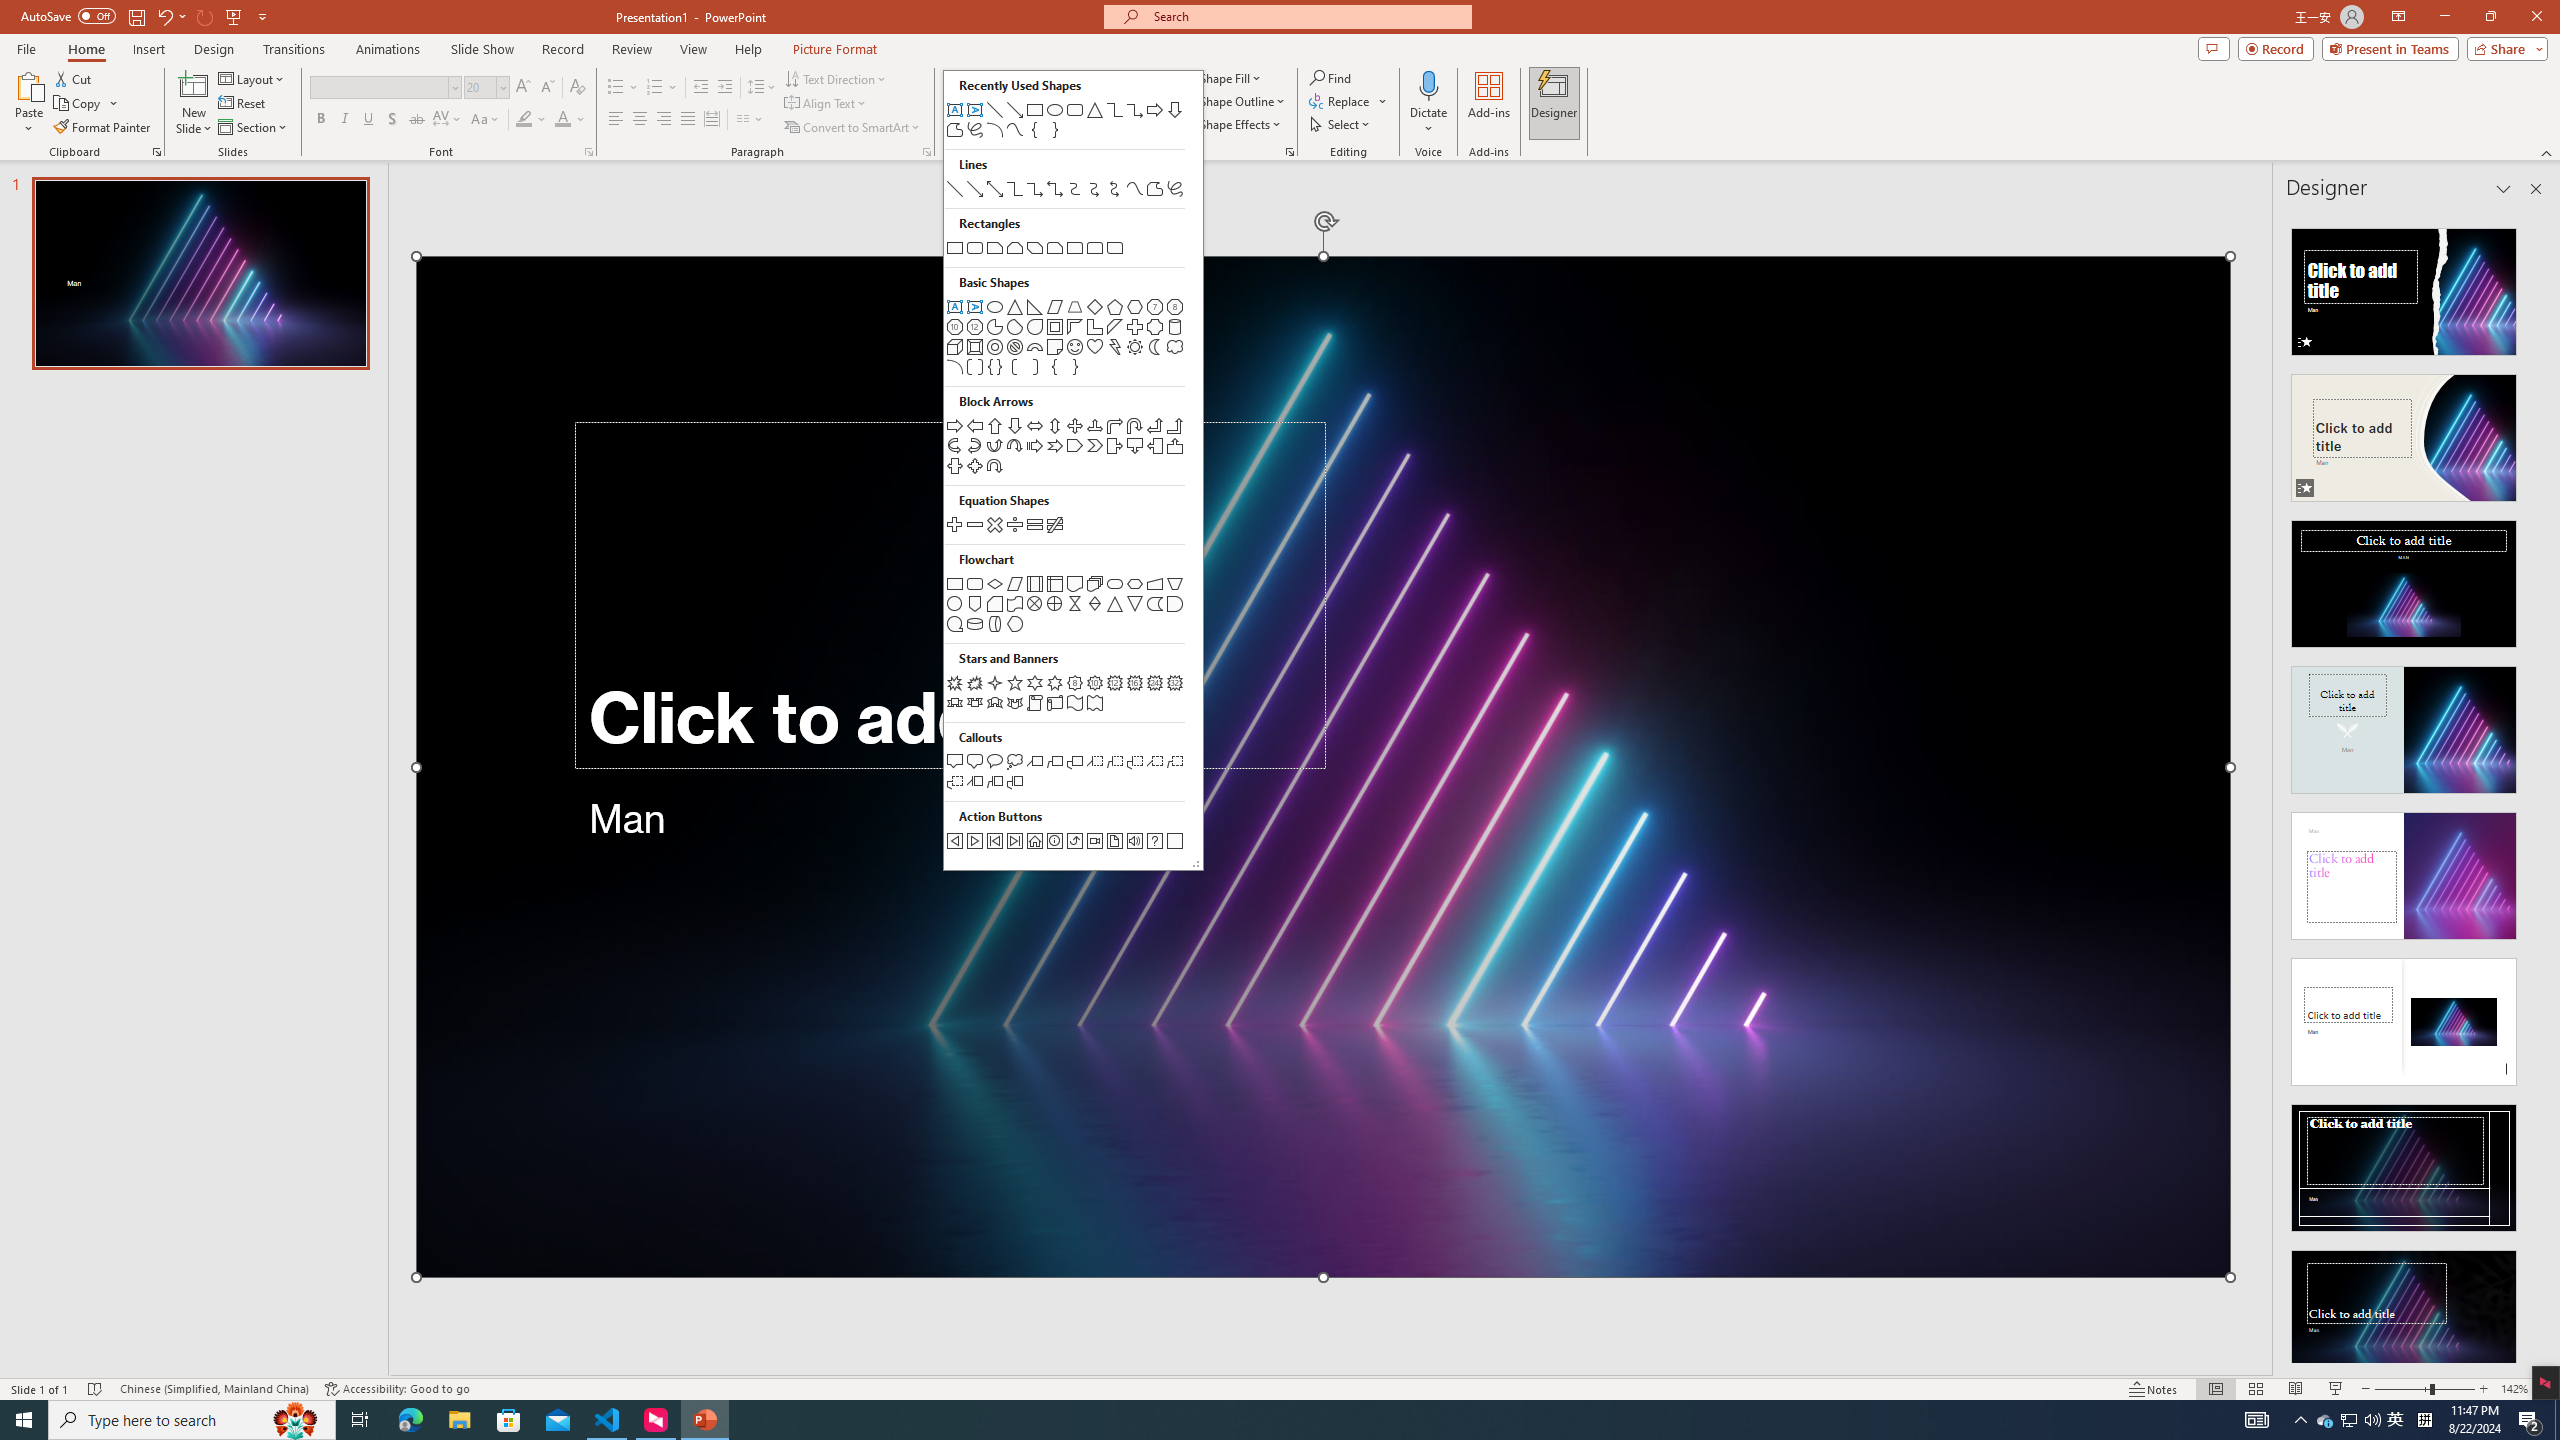 Image resolution: width=2560 pixels, height=1440 pixels. What do you see at coordinates (321, 118) in the screenshot?
I see `'Bold'` at bounding box center [321, 118].